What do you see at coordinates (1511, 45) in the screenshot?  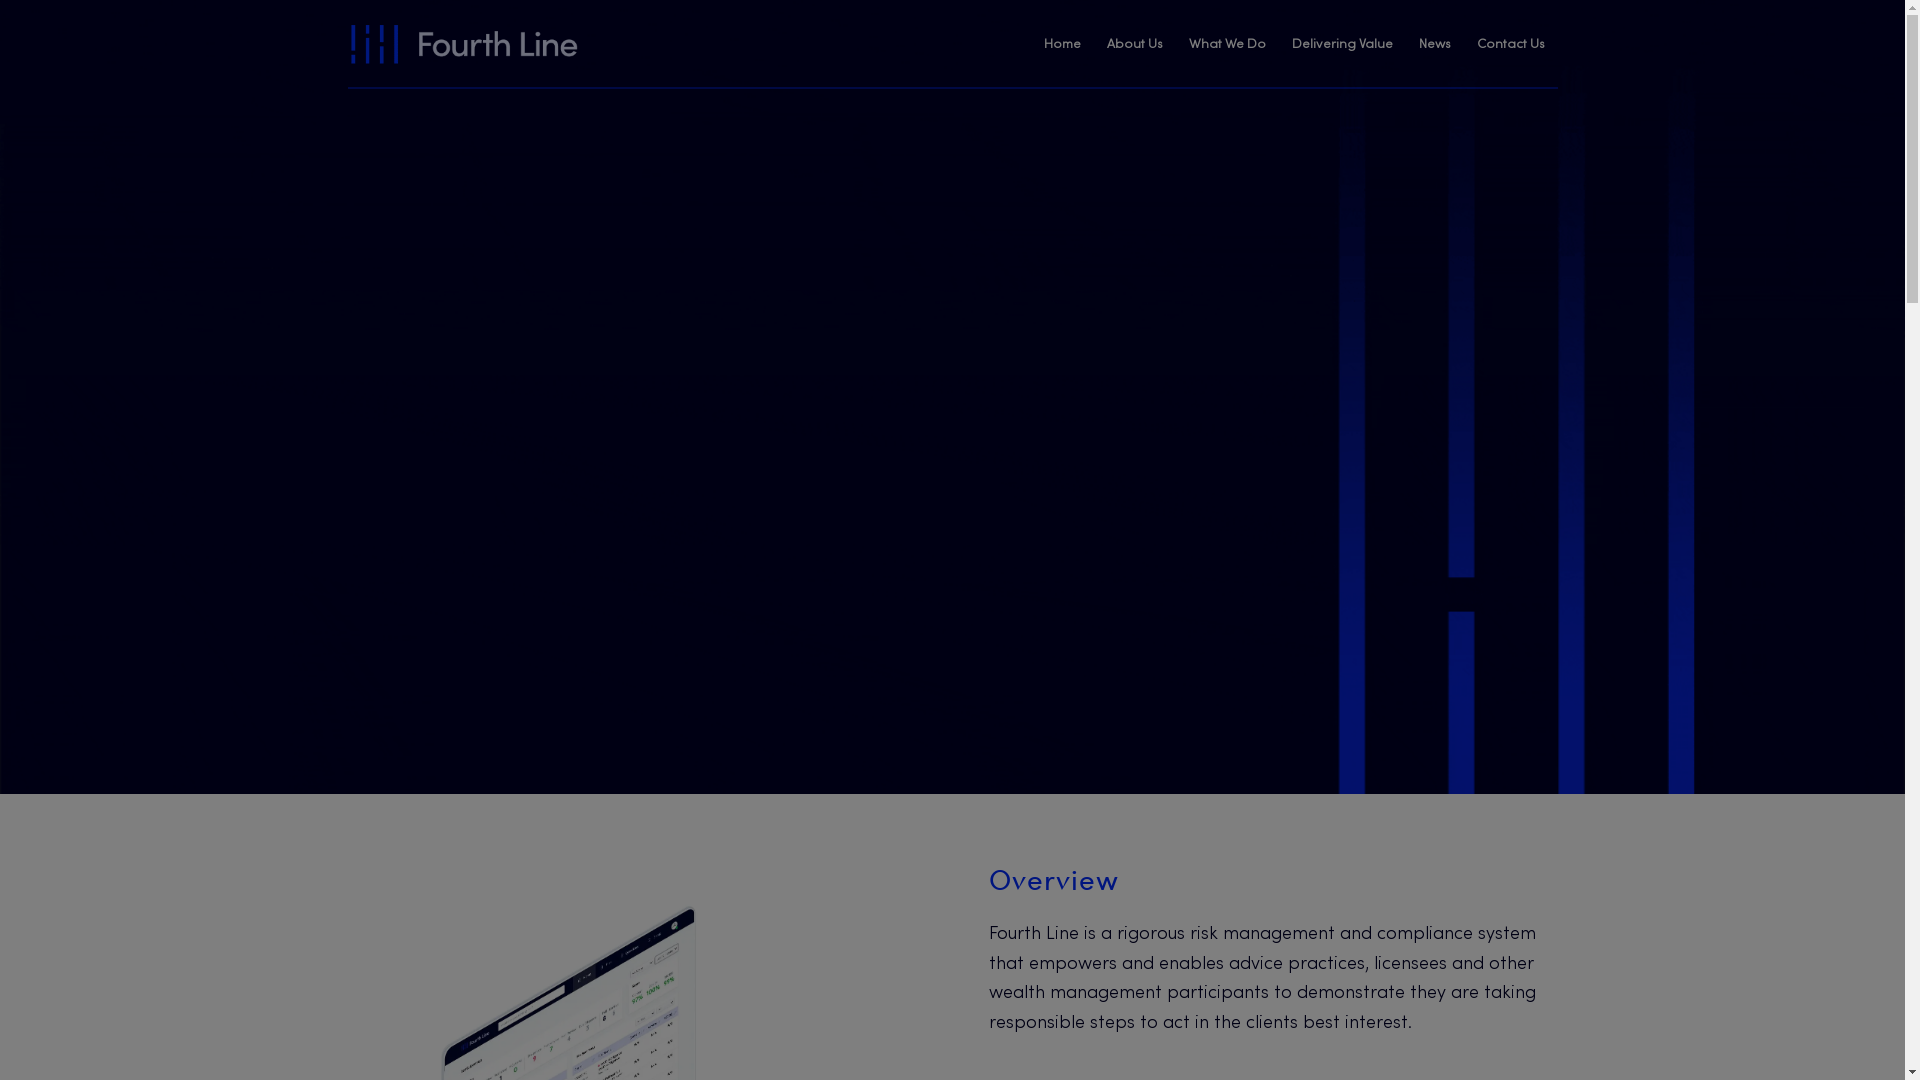 I see `'Contact Us'` at bounding box center [1511, 45].